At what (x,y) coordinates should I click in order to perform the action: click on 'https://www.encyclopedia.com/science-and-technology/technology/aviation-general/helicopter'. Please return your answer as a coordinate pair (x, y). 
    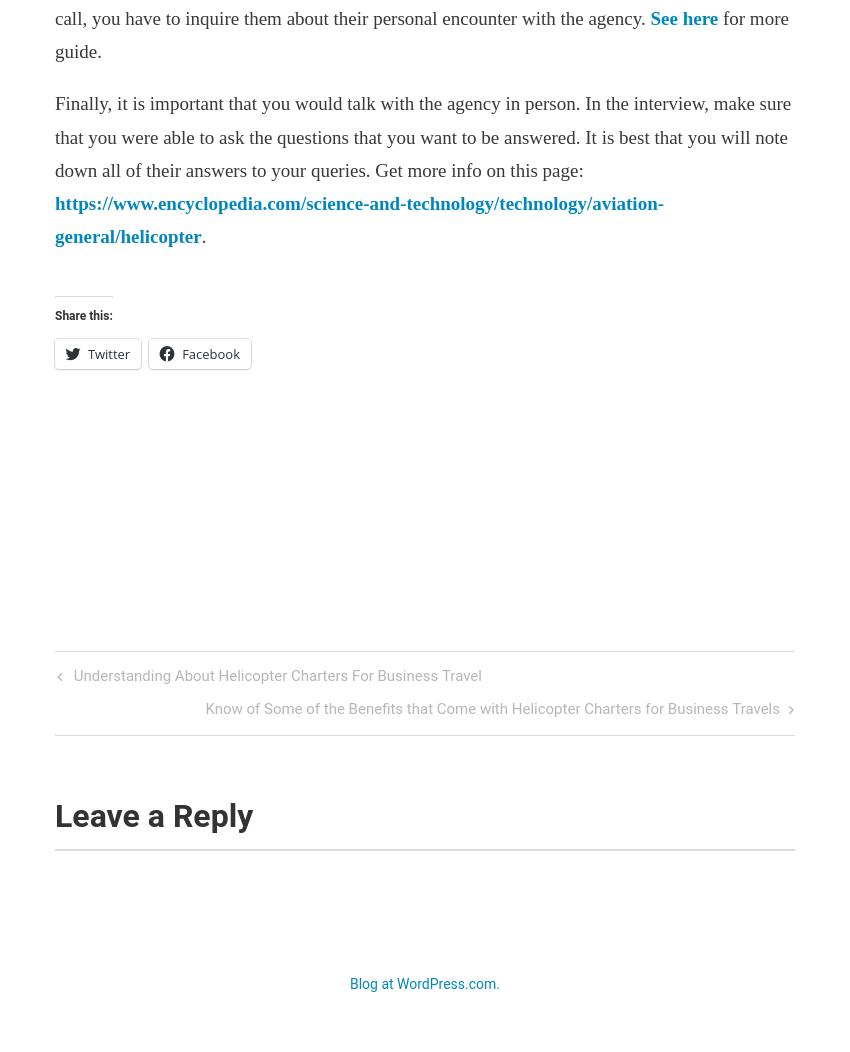
    Looking at the image, I should click on (358, 219).